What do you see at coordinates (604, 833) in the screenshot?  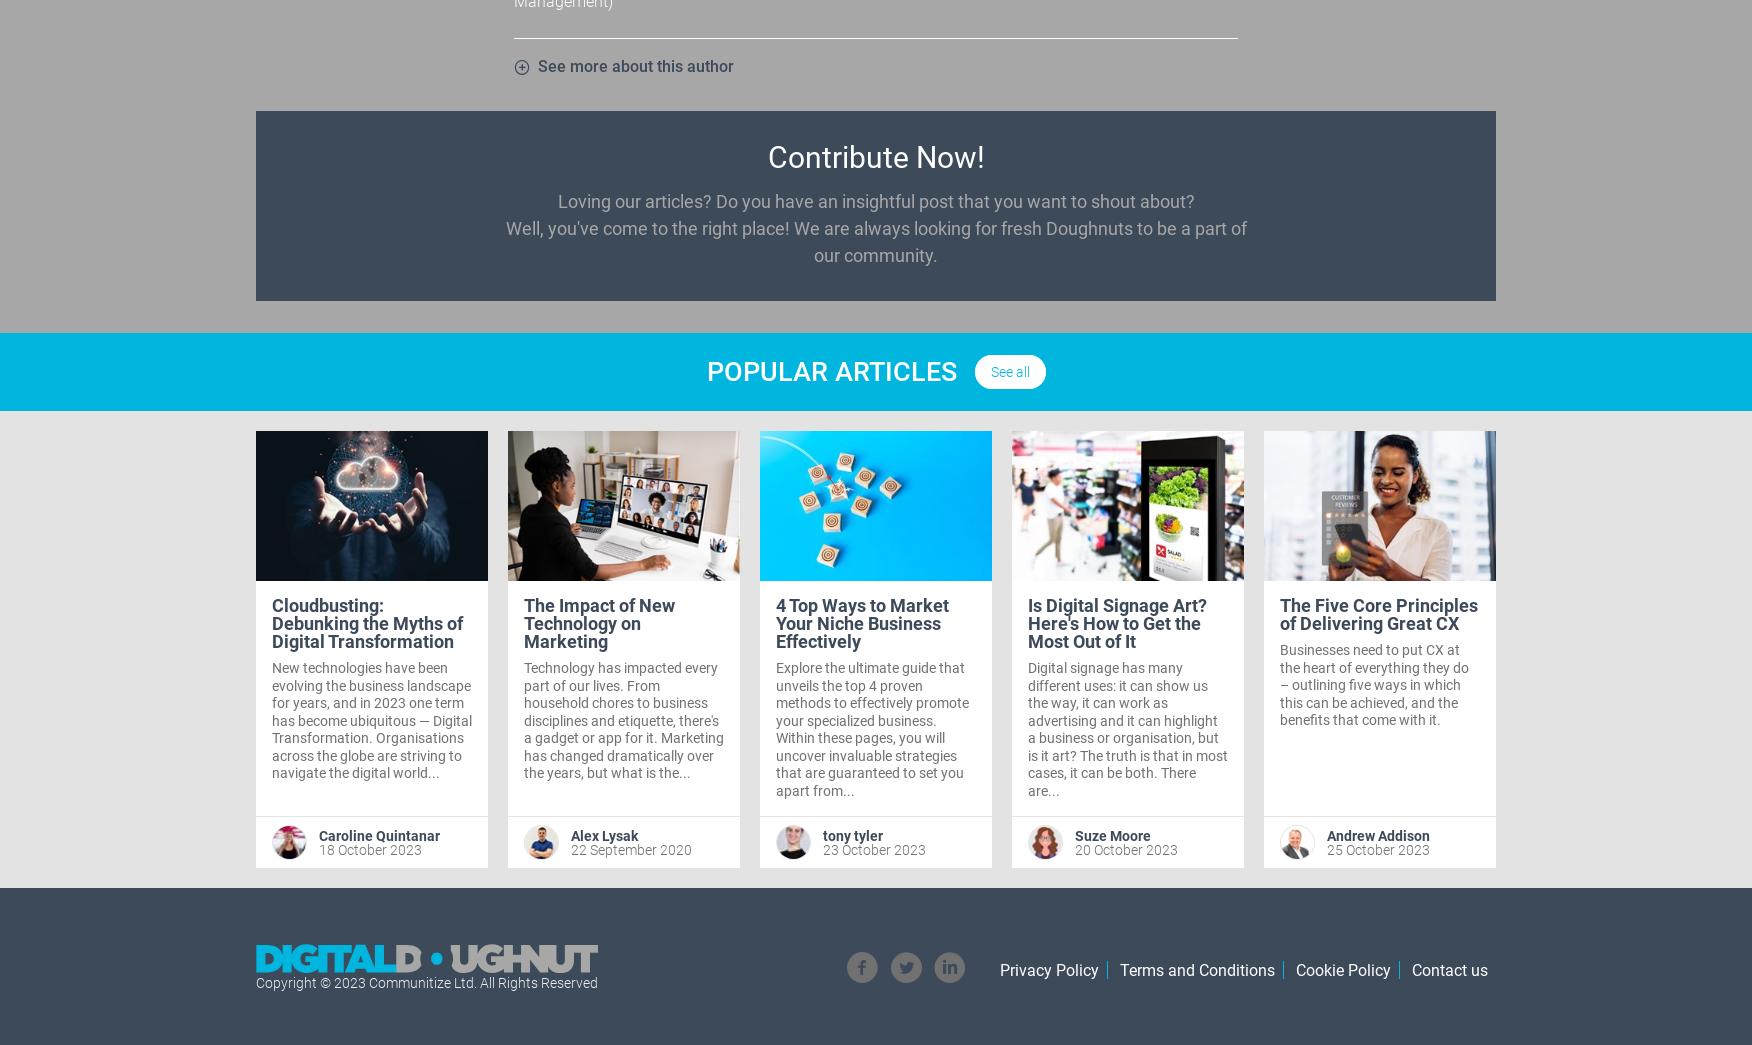 I see `'Alex Lysak'` at bounding box center [604, 833].